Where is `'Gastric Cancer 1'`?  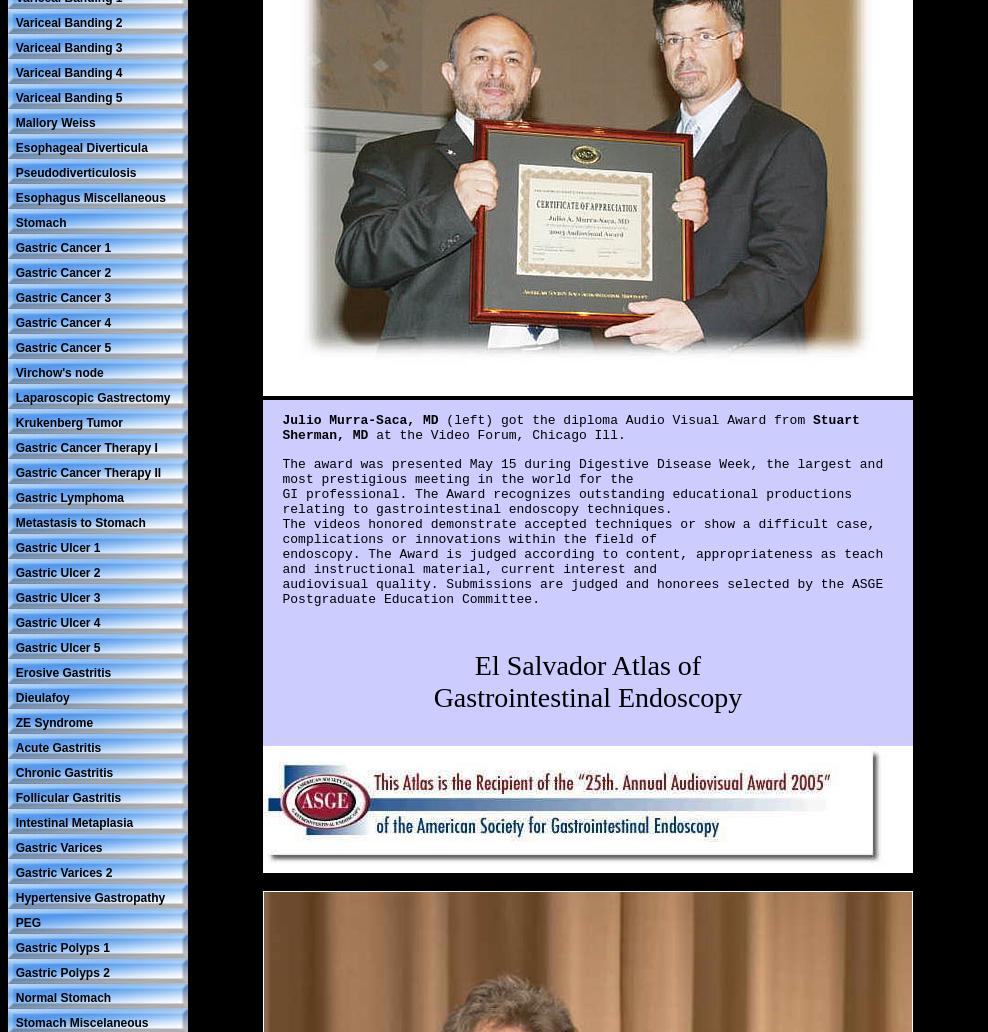
'Gastric Cancer 1' is located at coordinates (14, 245).